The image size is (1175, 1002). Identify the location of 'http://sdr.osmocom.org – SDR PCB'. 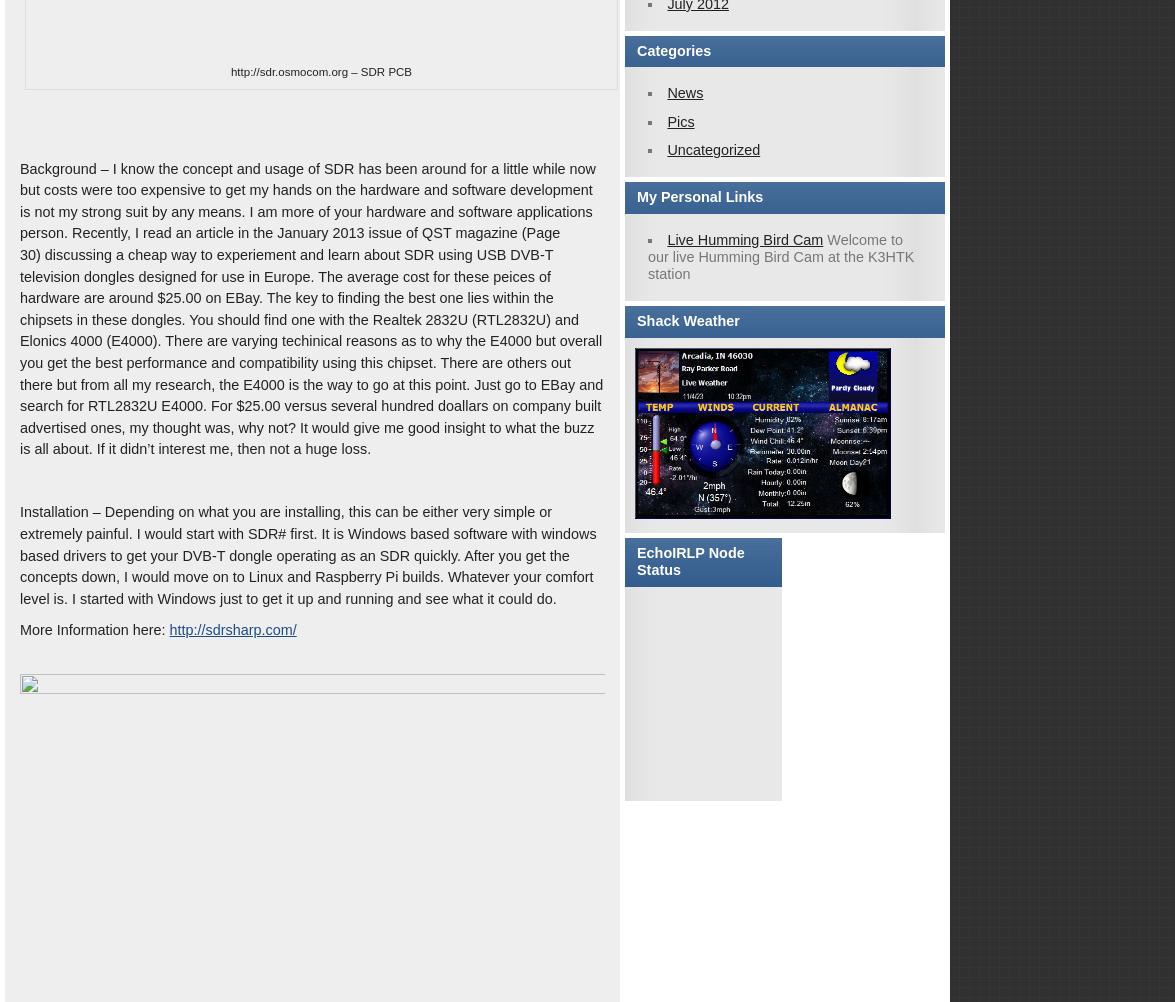
(321, 71).